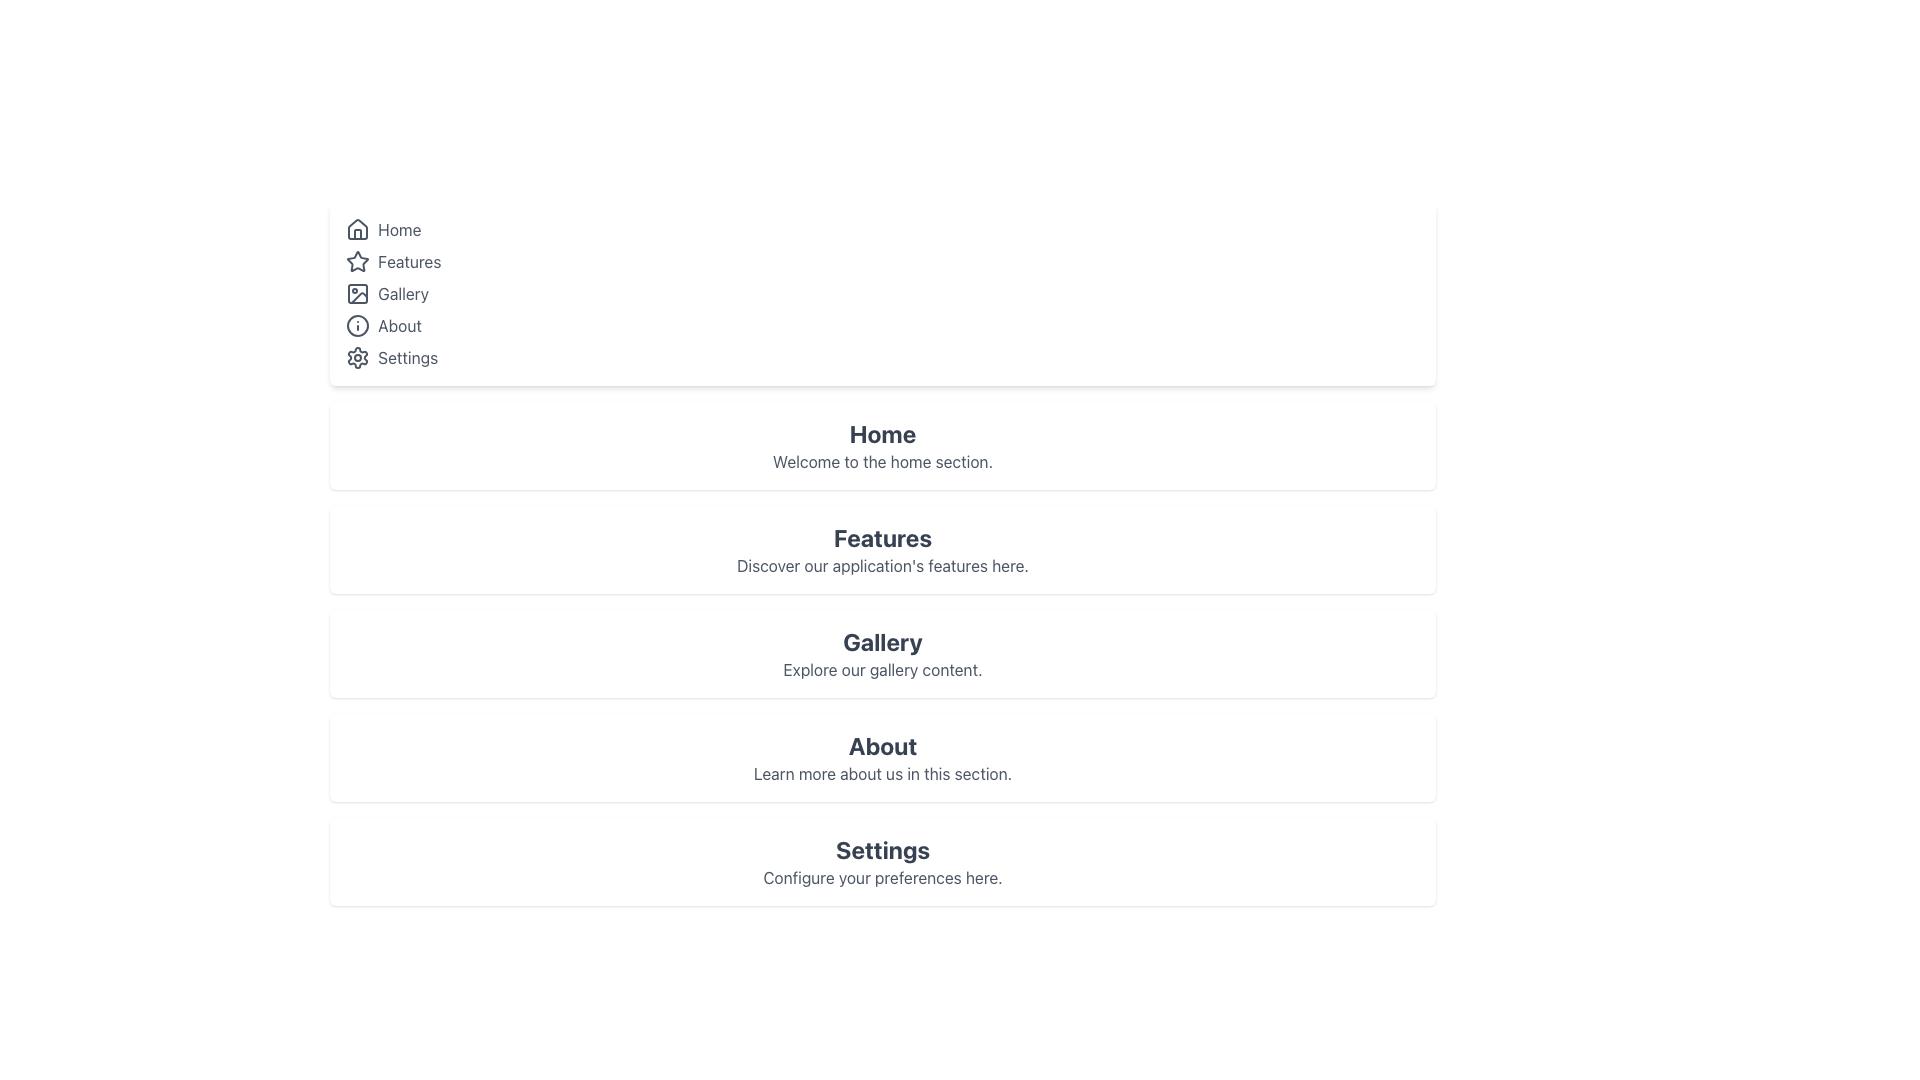  Describe the element at coordinates (358, 229) in the screenshot. I see `the Home icon in the navigation menu` at that location.